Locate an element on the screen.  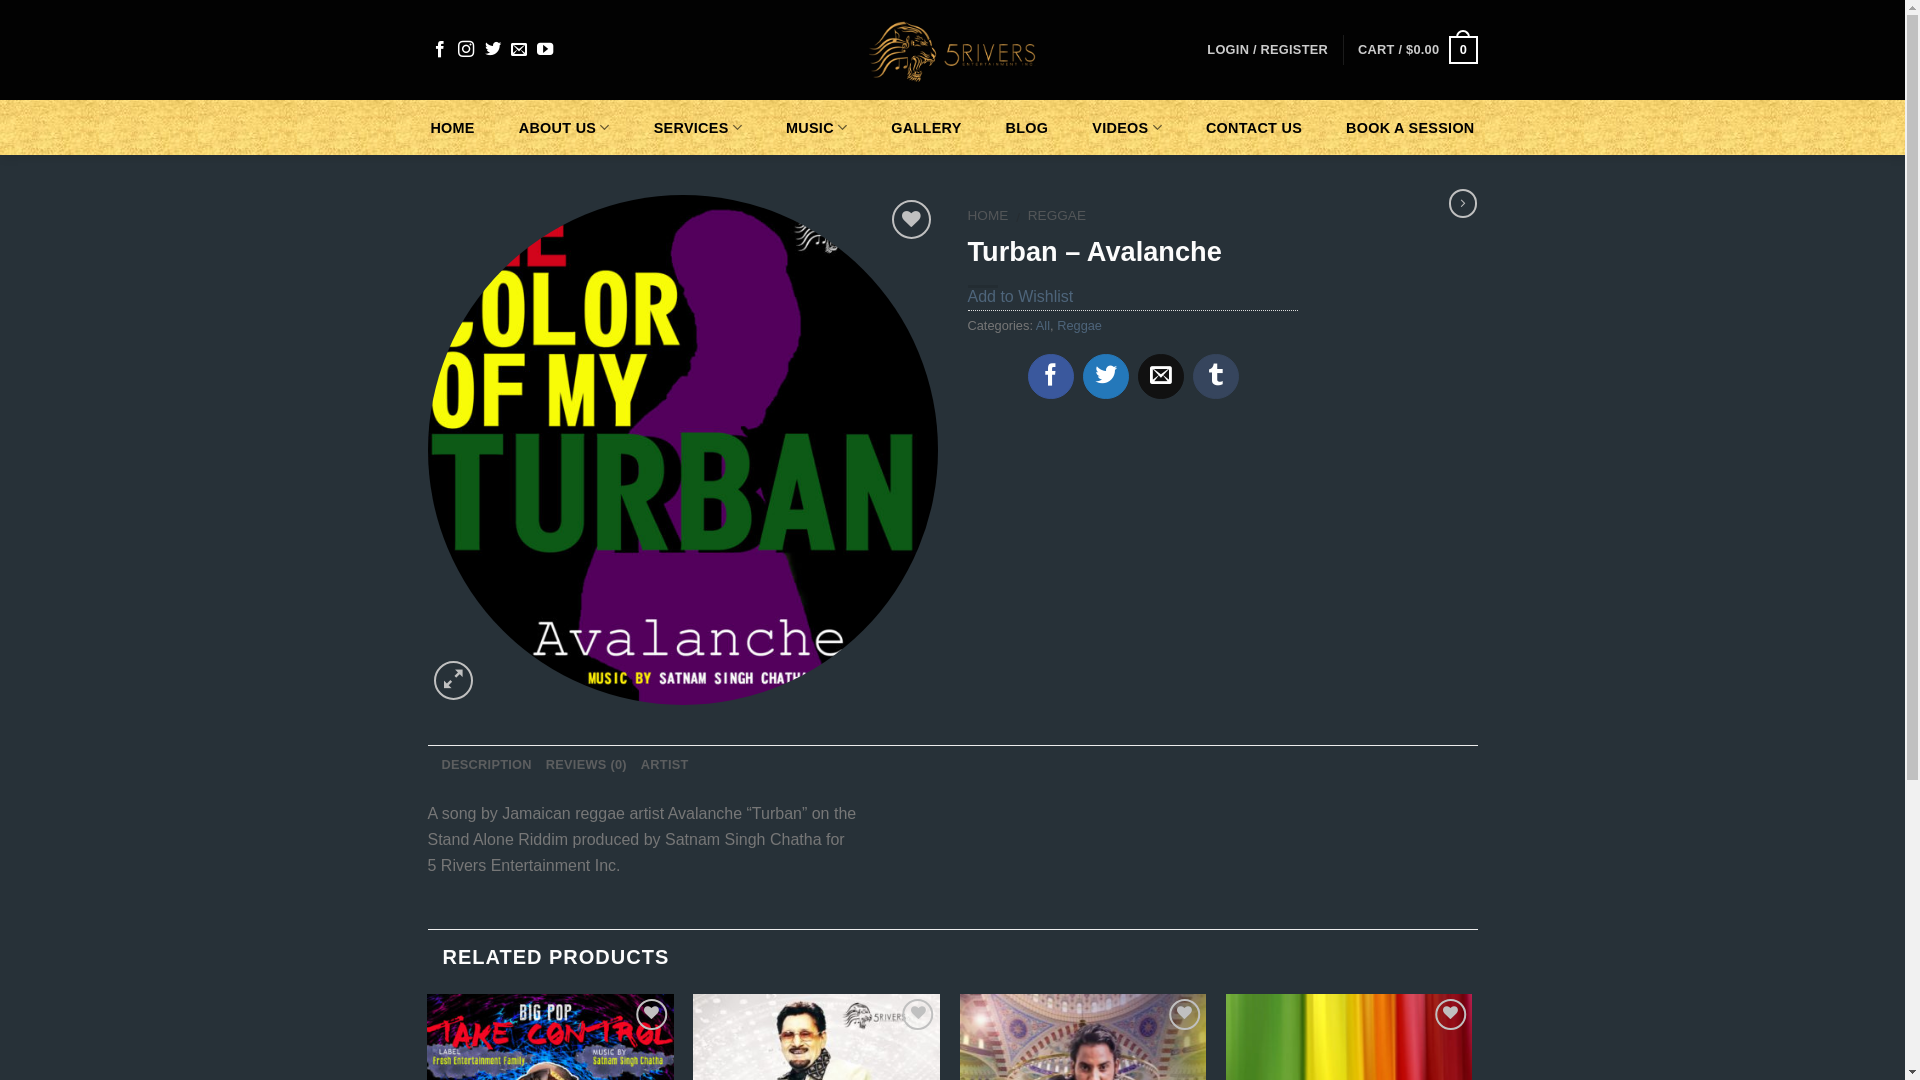
'BLOG' is located at coordinates (1027, 127).